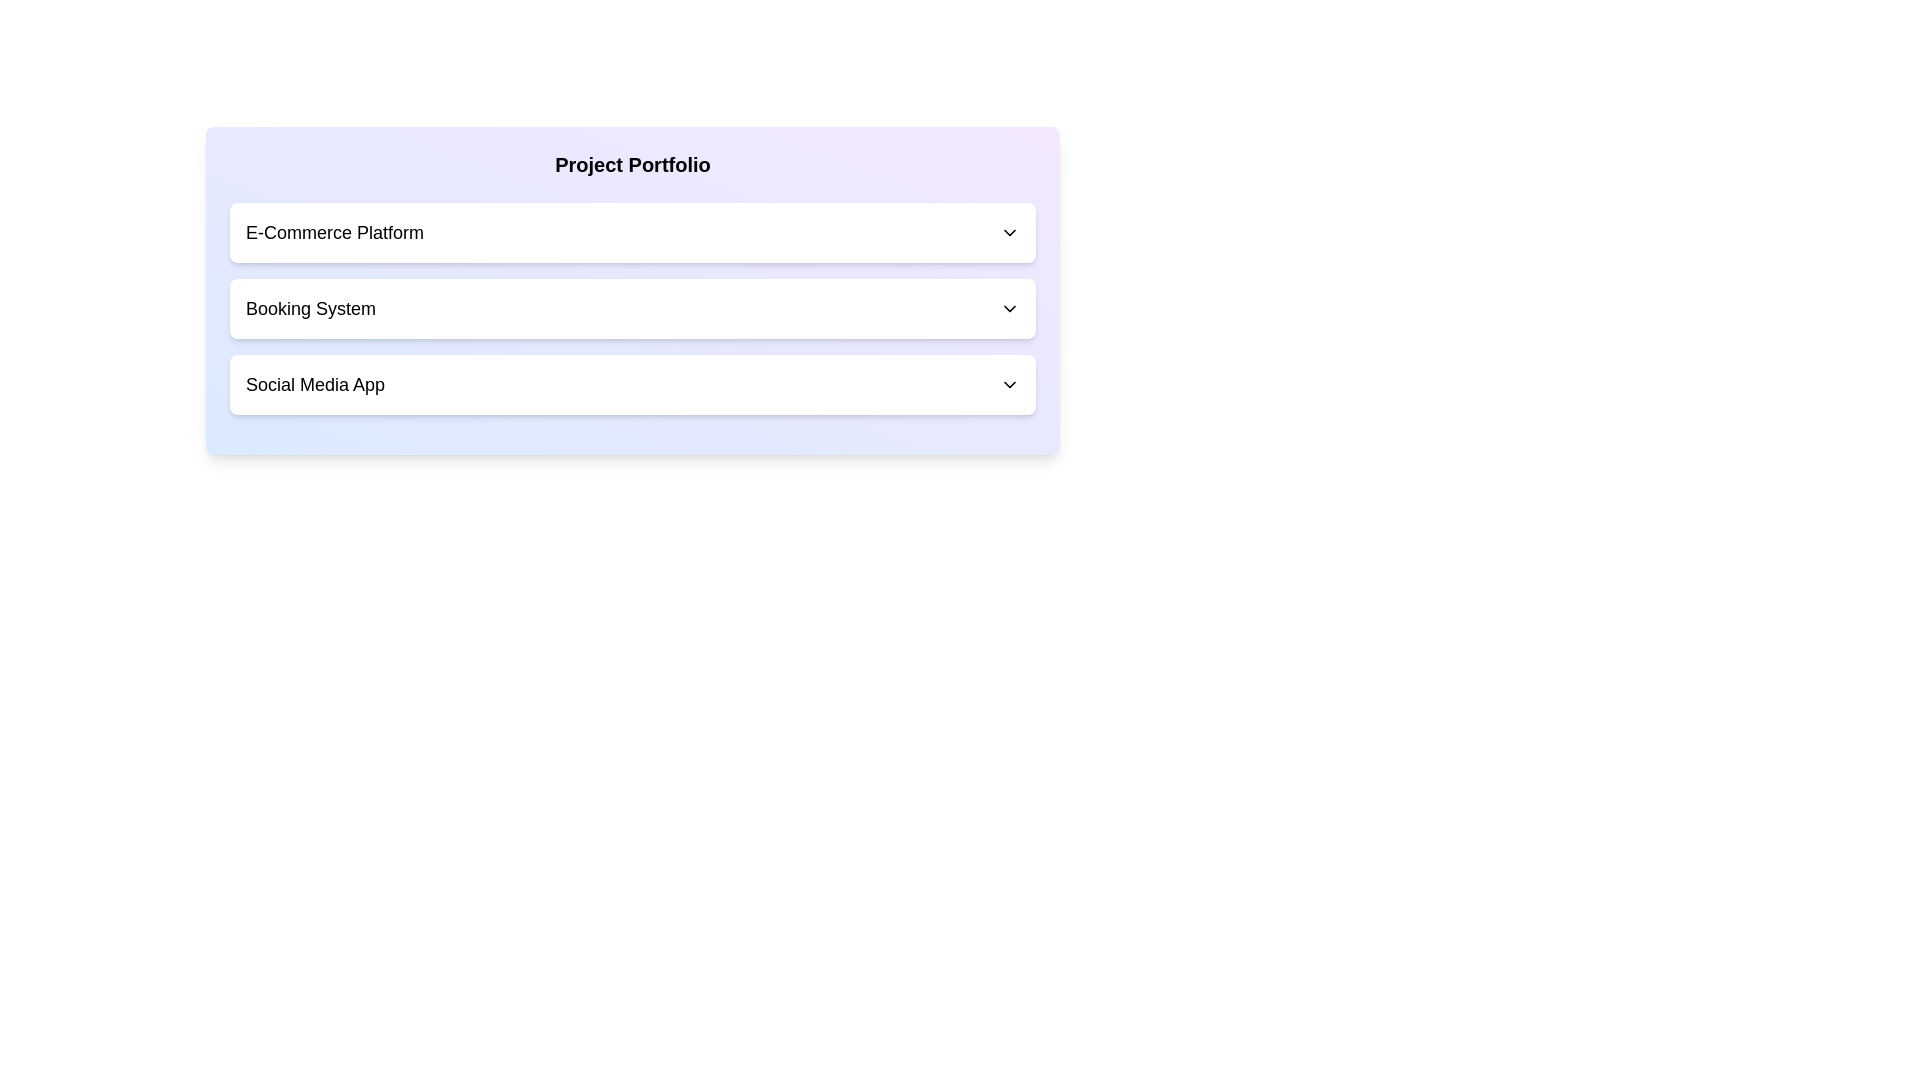 This screenshot has width=1920, height=1080. What do you see at coordinates (632, 308) in the screenshot?
I see `the 'Booking System' dropdown menu trigger` at bounding box center [632, 308].